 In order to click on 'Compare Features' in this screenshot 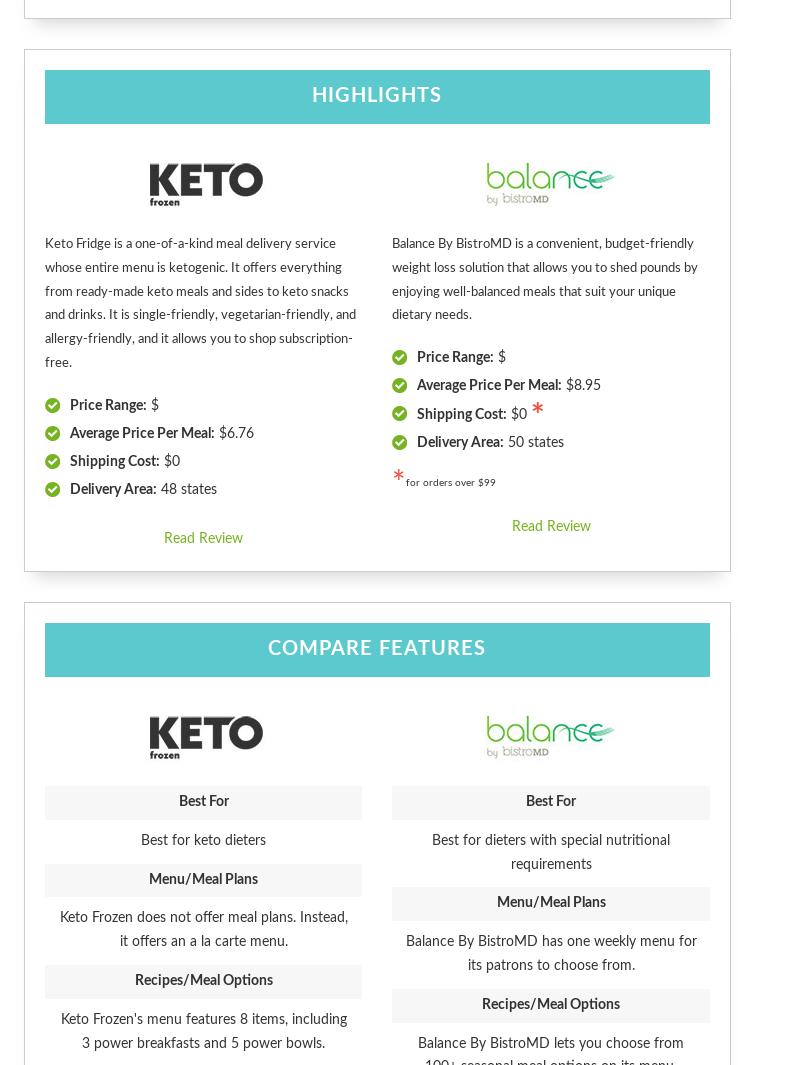, I will do `click(268, 649)`.